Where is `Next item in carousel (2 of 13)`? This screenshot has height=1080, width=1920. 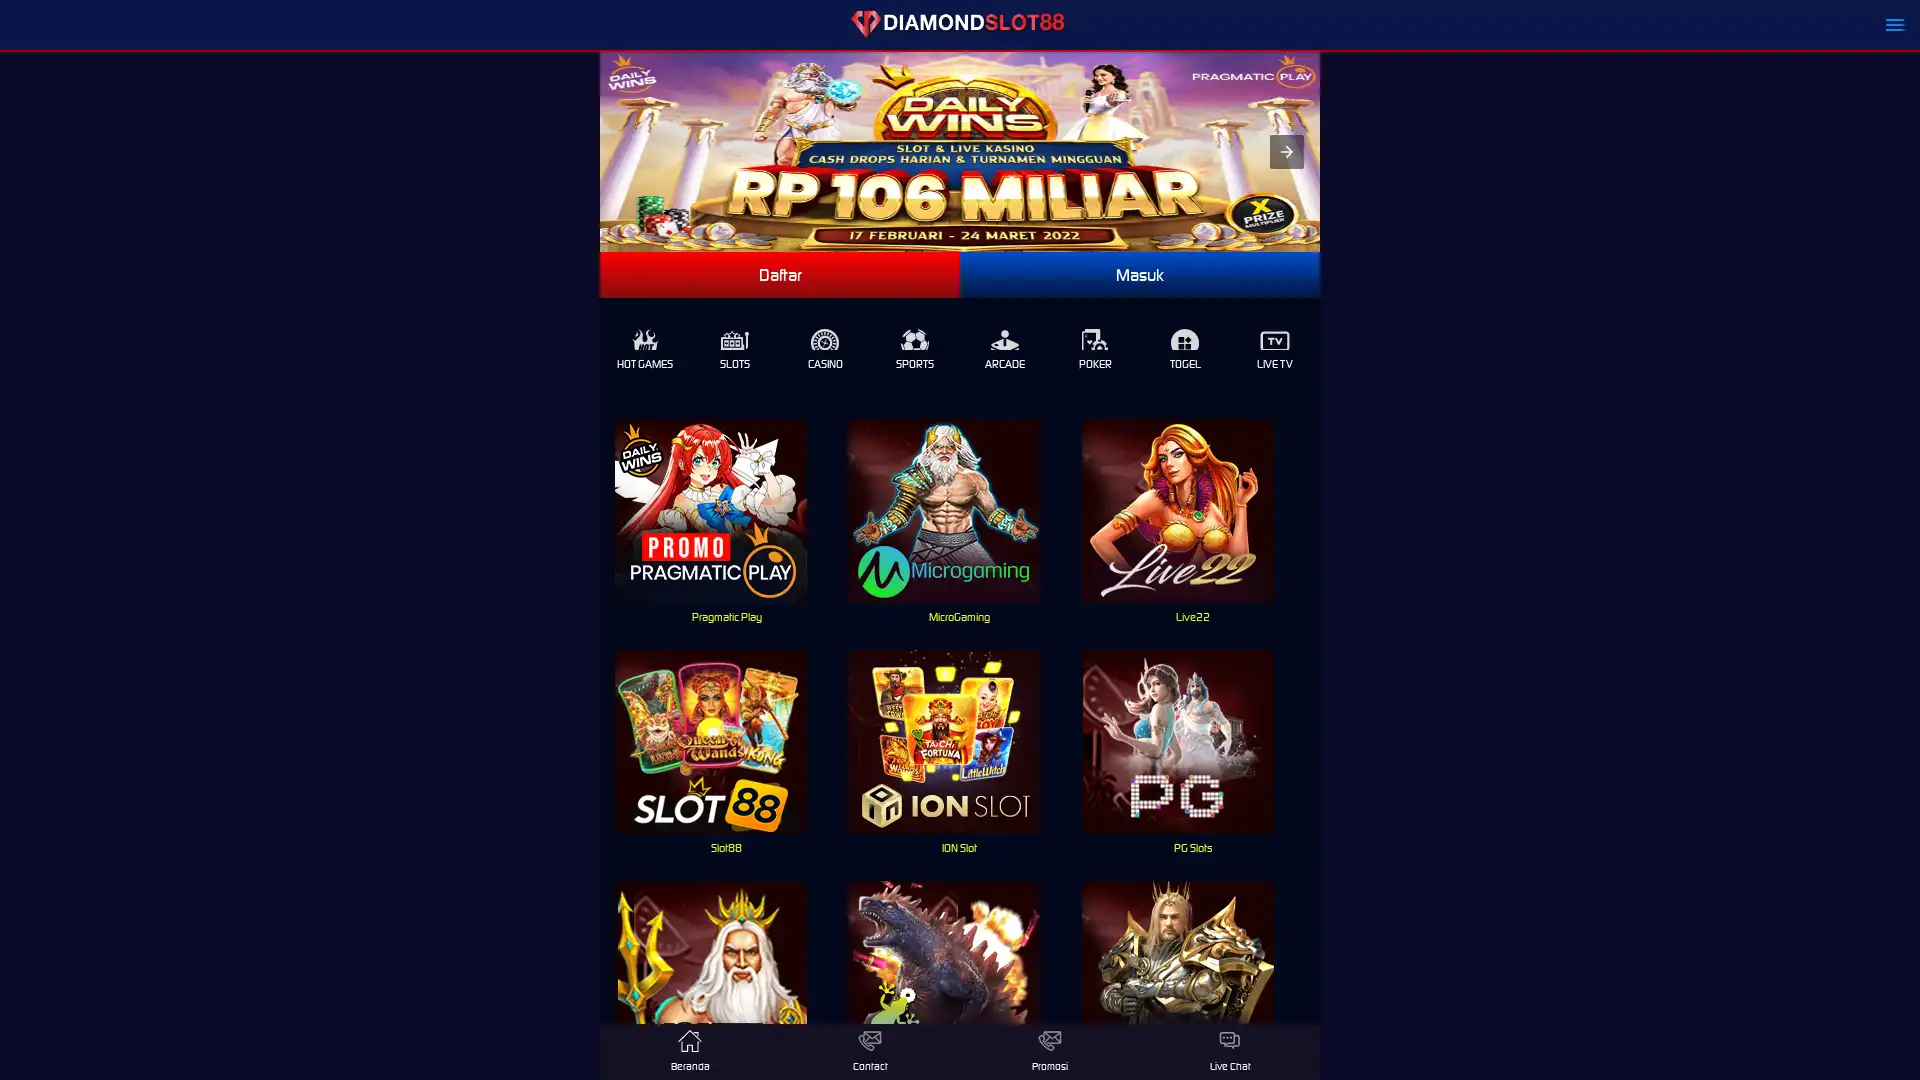
Next item in carousel (2 of 13) is located at coordinates (1286, 150).